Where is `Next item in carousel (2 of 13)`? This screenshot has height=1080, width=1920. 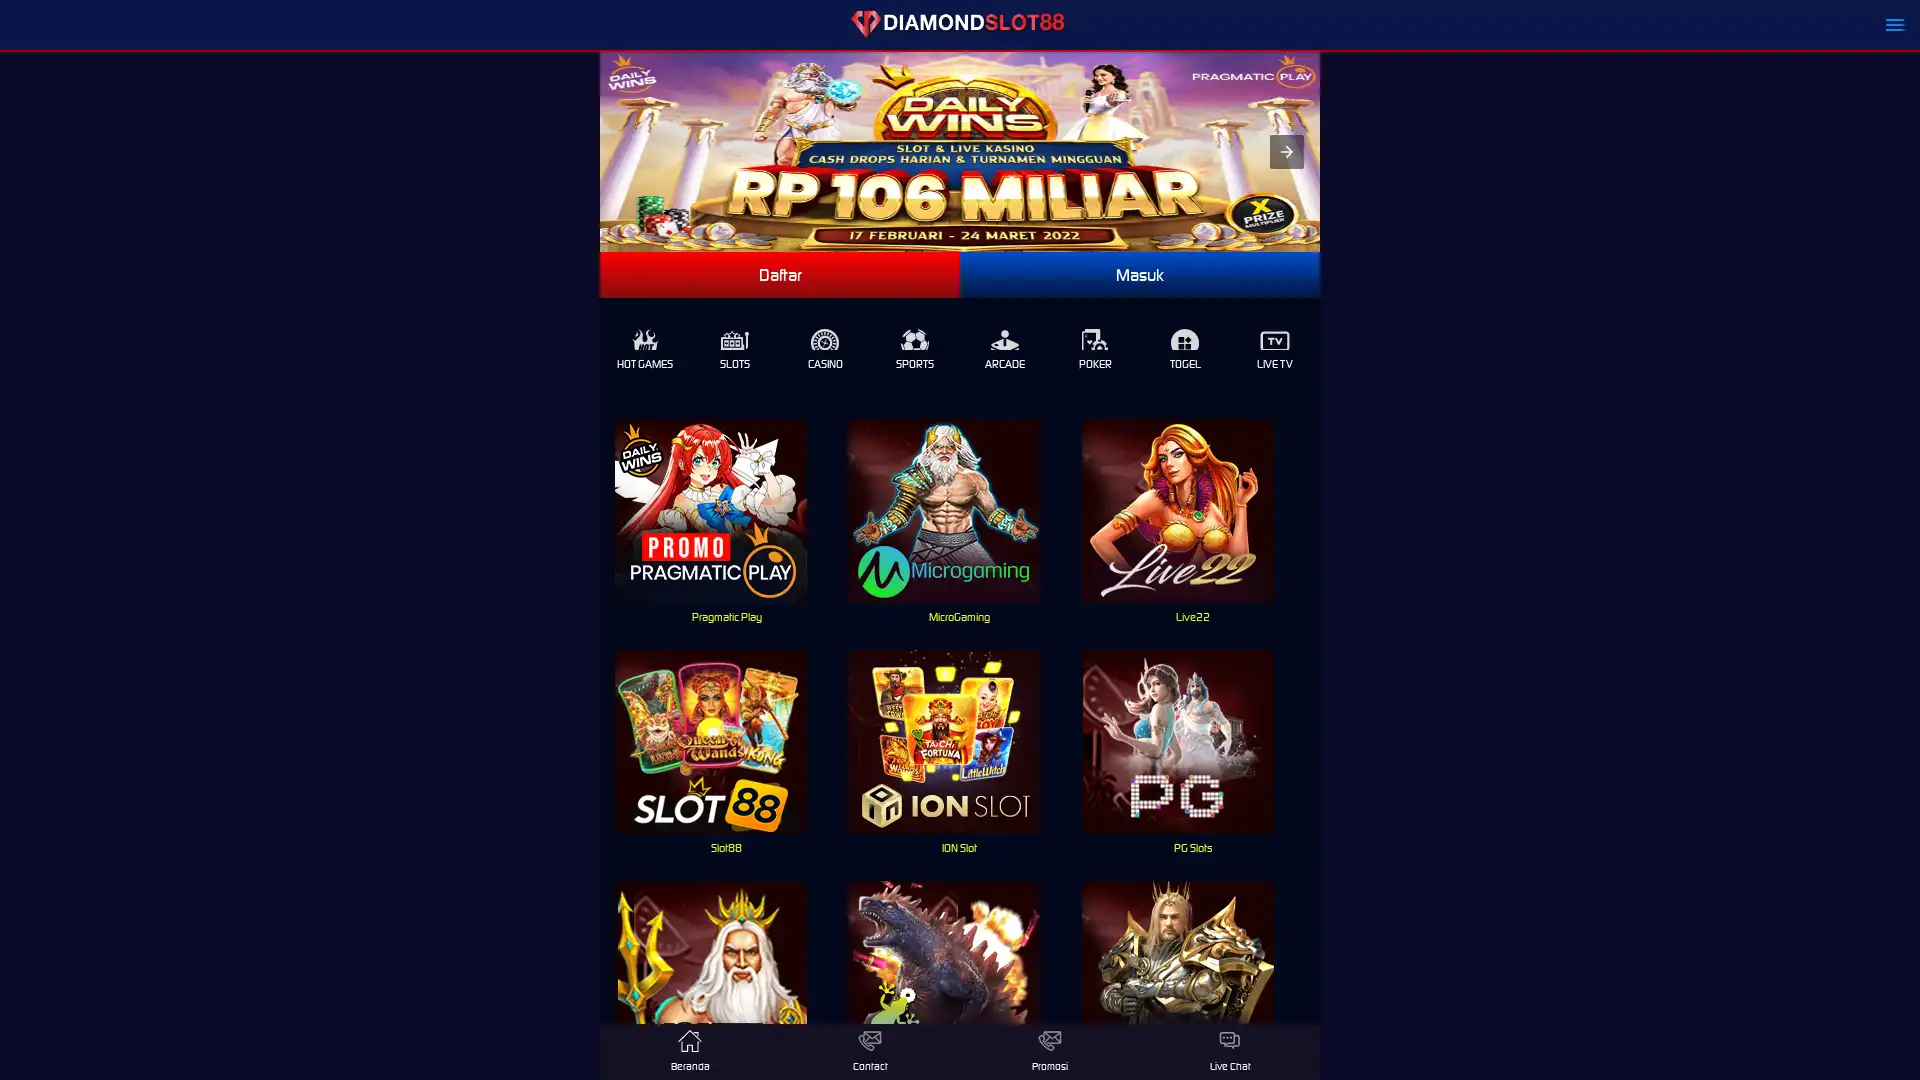
Next item in carousel (2 of 13) is located at coordinates (1286, 150).